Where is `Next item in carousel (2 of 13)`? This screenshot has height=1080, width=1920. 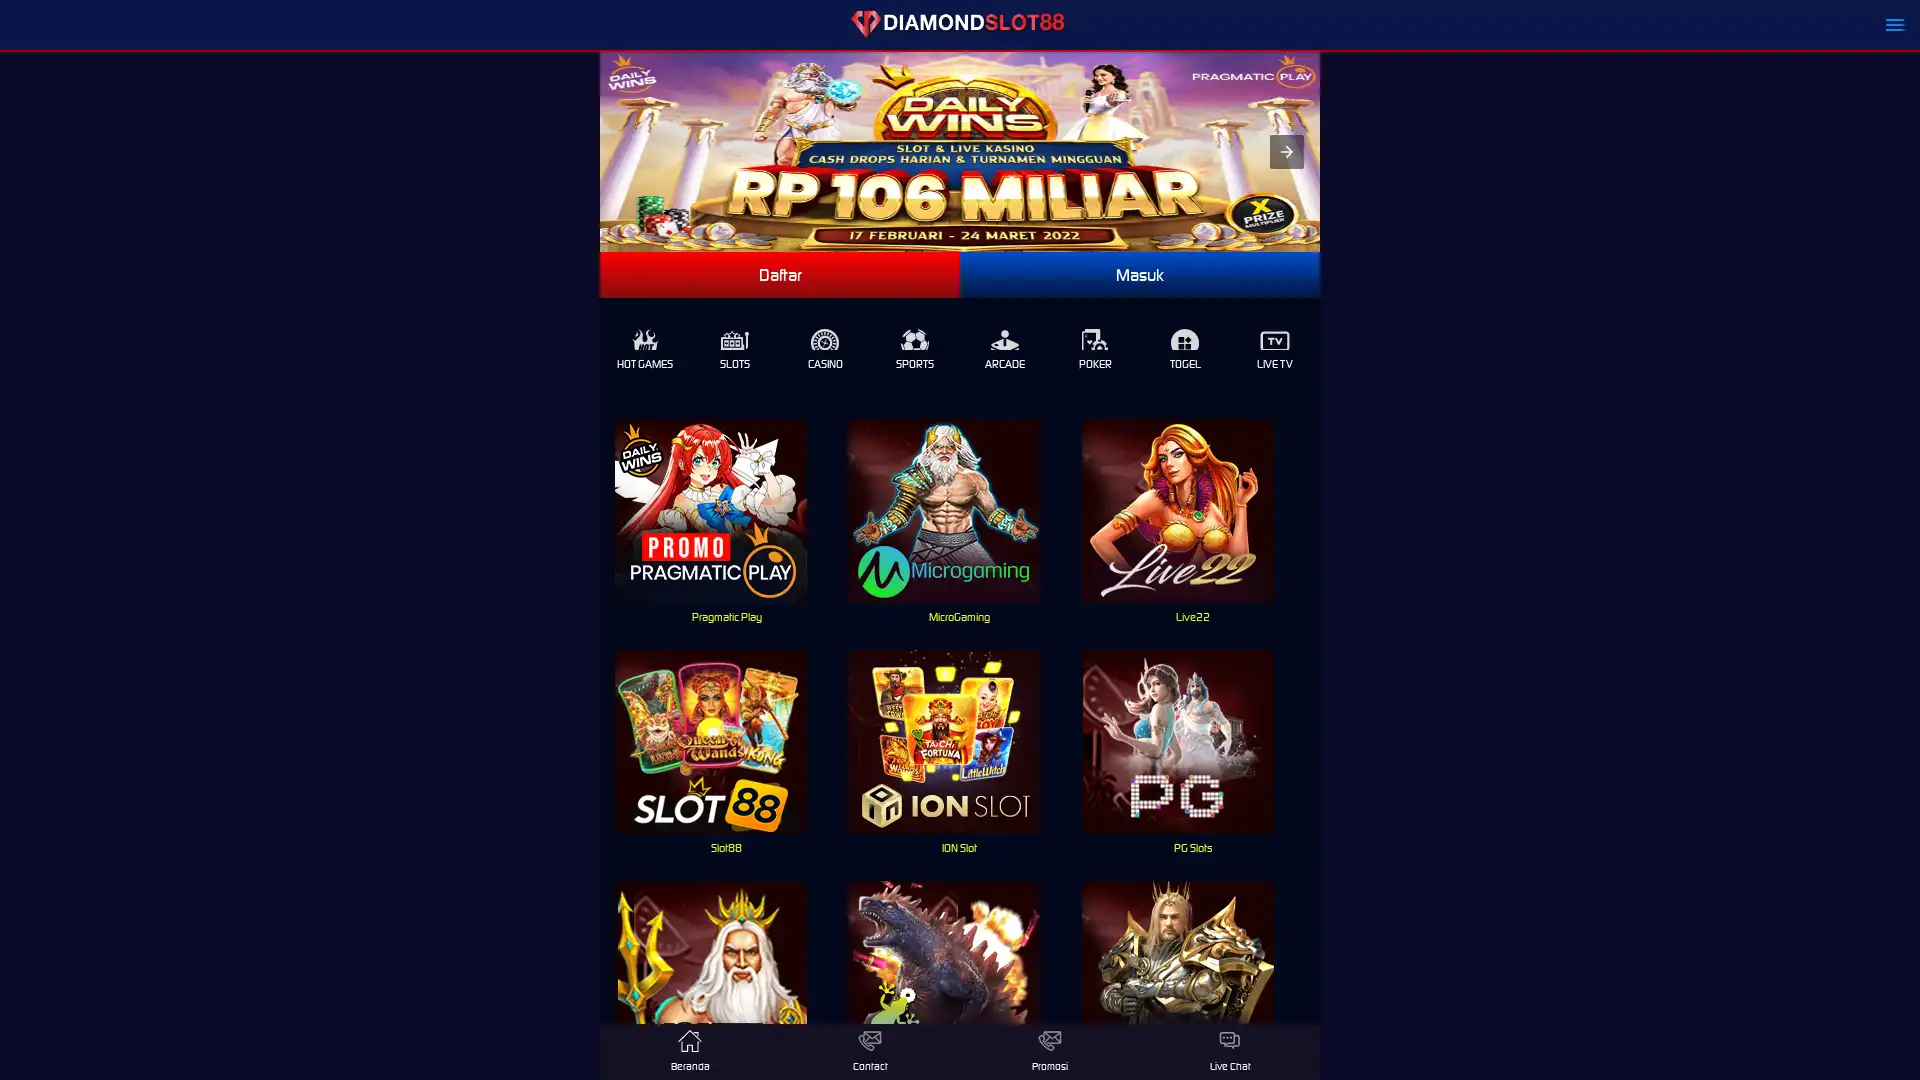
Next item in carousel (2 of 13) is located at coordinates (1286, 150).